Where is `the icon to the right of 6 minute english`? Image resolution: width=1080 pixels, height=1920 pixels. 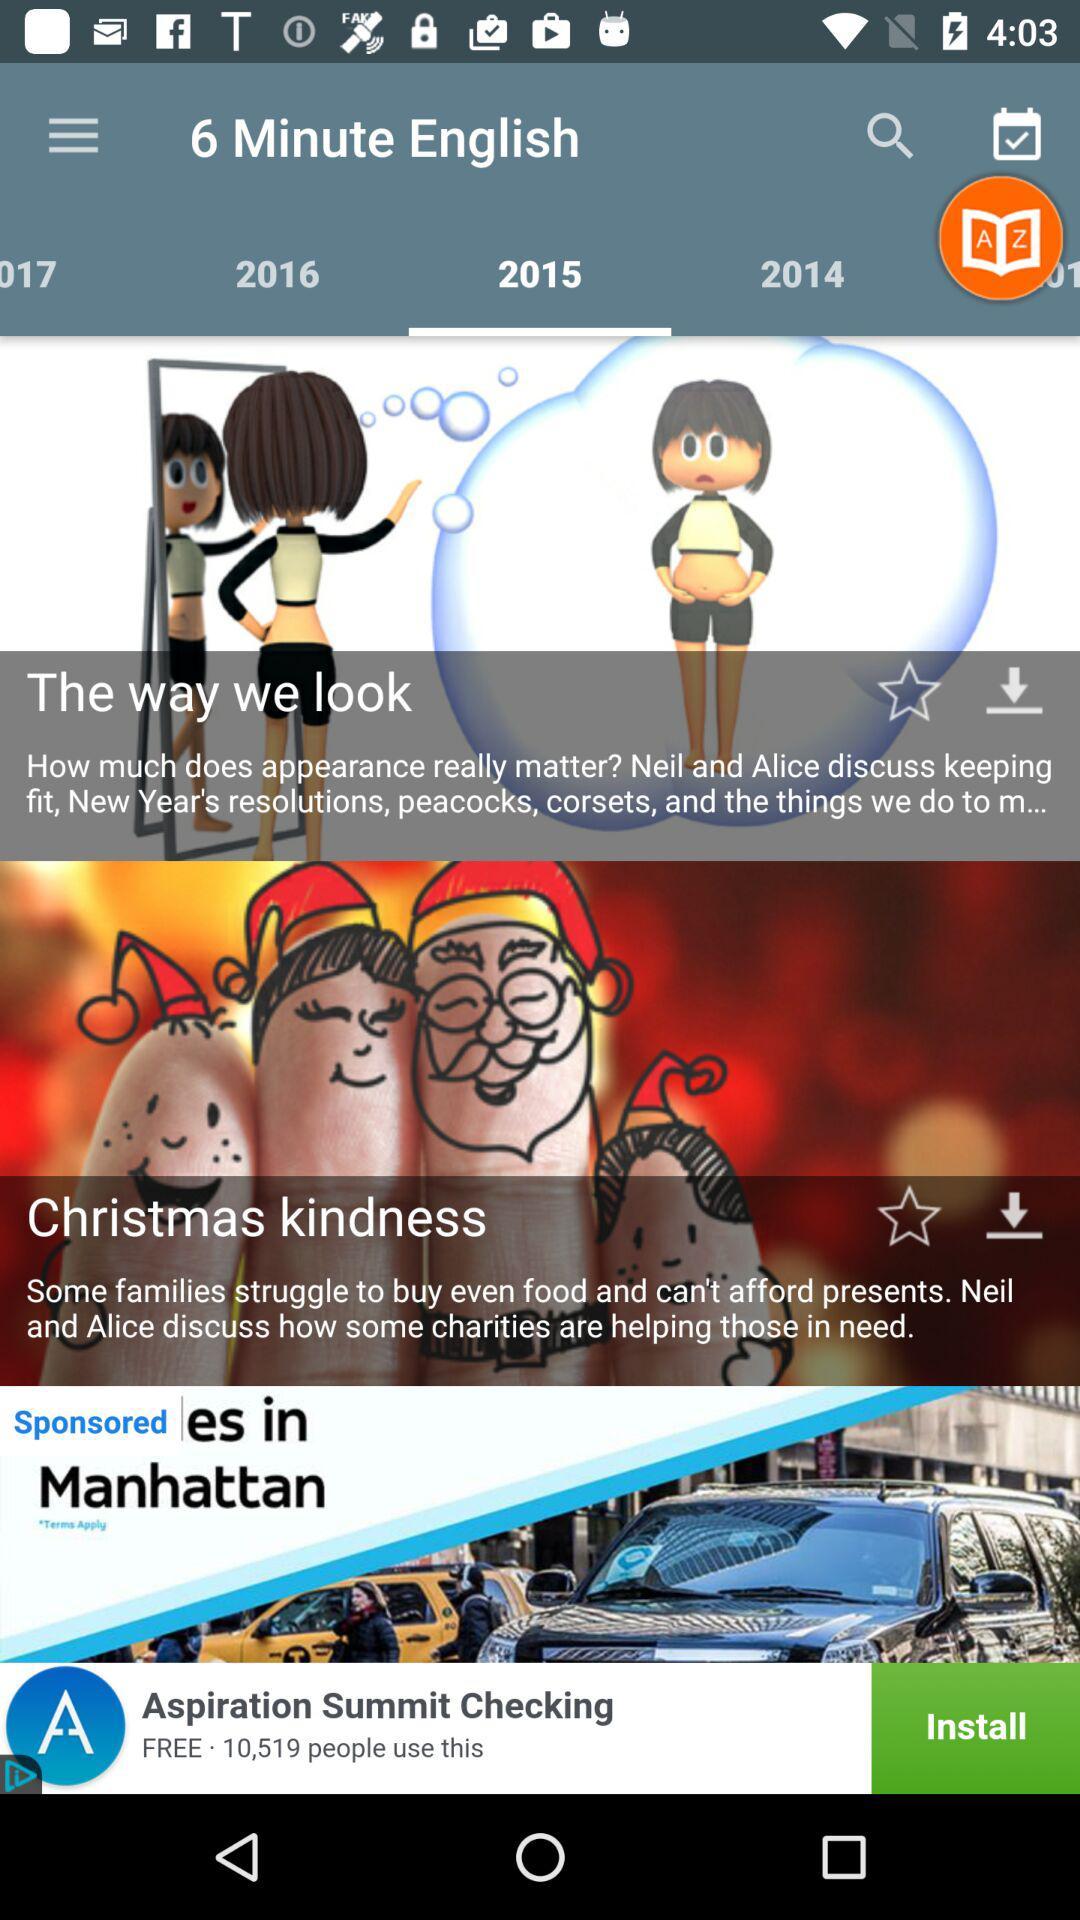 the icon to the right of 6 minute english is located at coordinates (890, 135).